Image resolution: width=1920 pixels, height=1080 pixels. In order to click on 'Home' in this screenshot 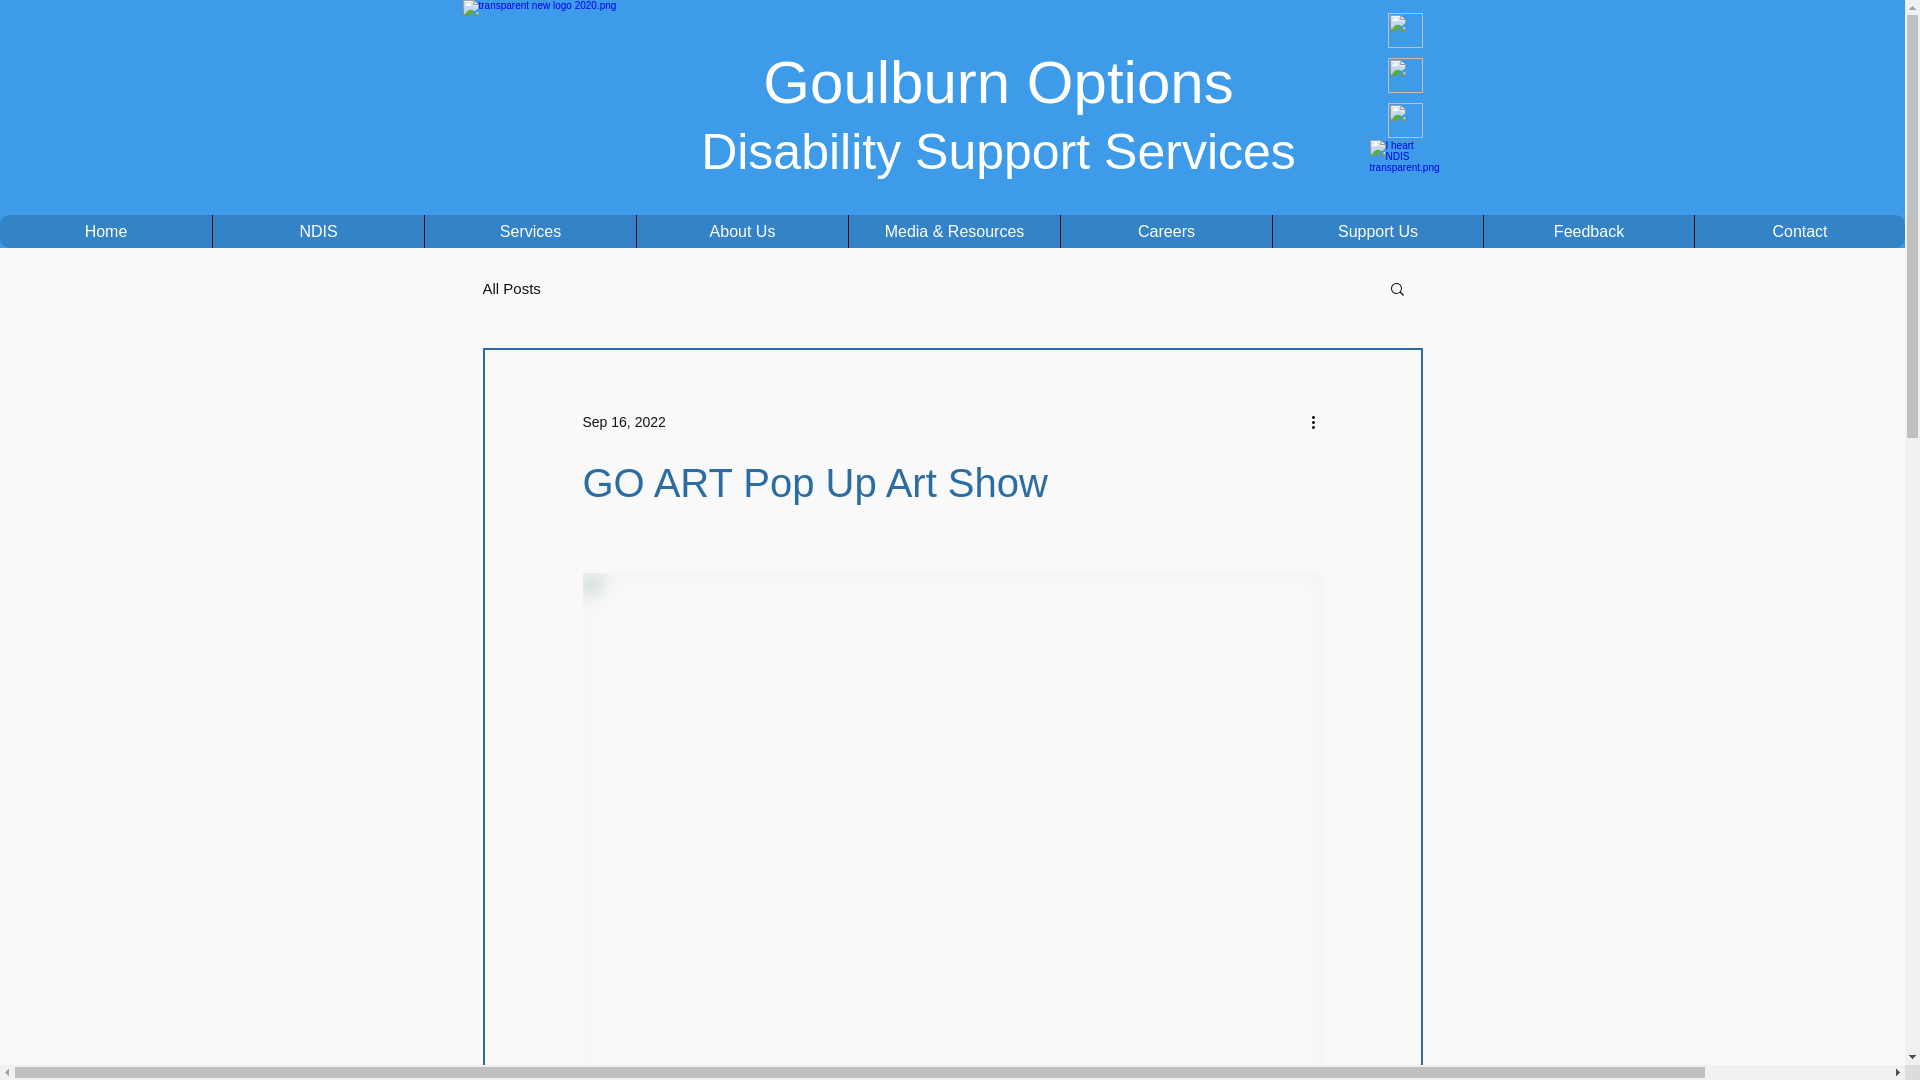, I will do `click(104, 230)`.